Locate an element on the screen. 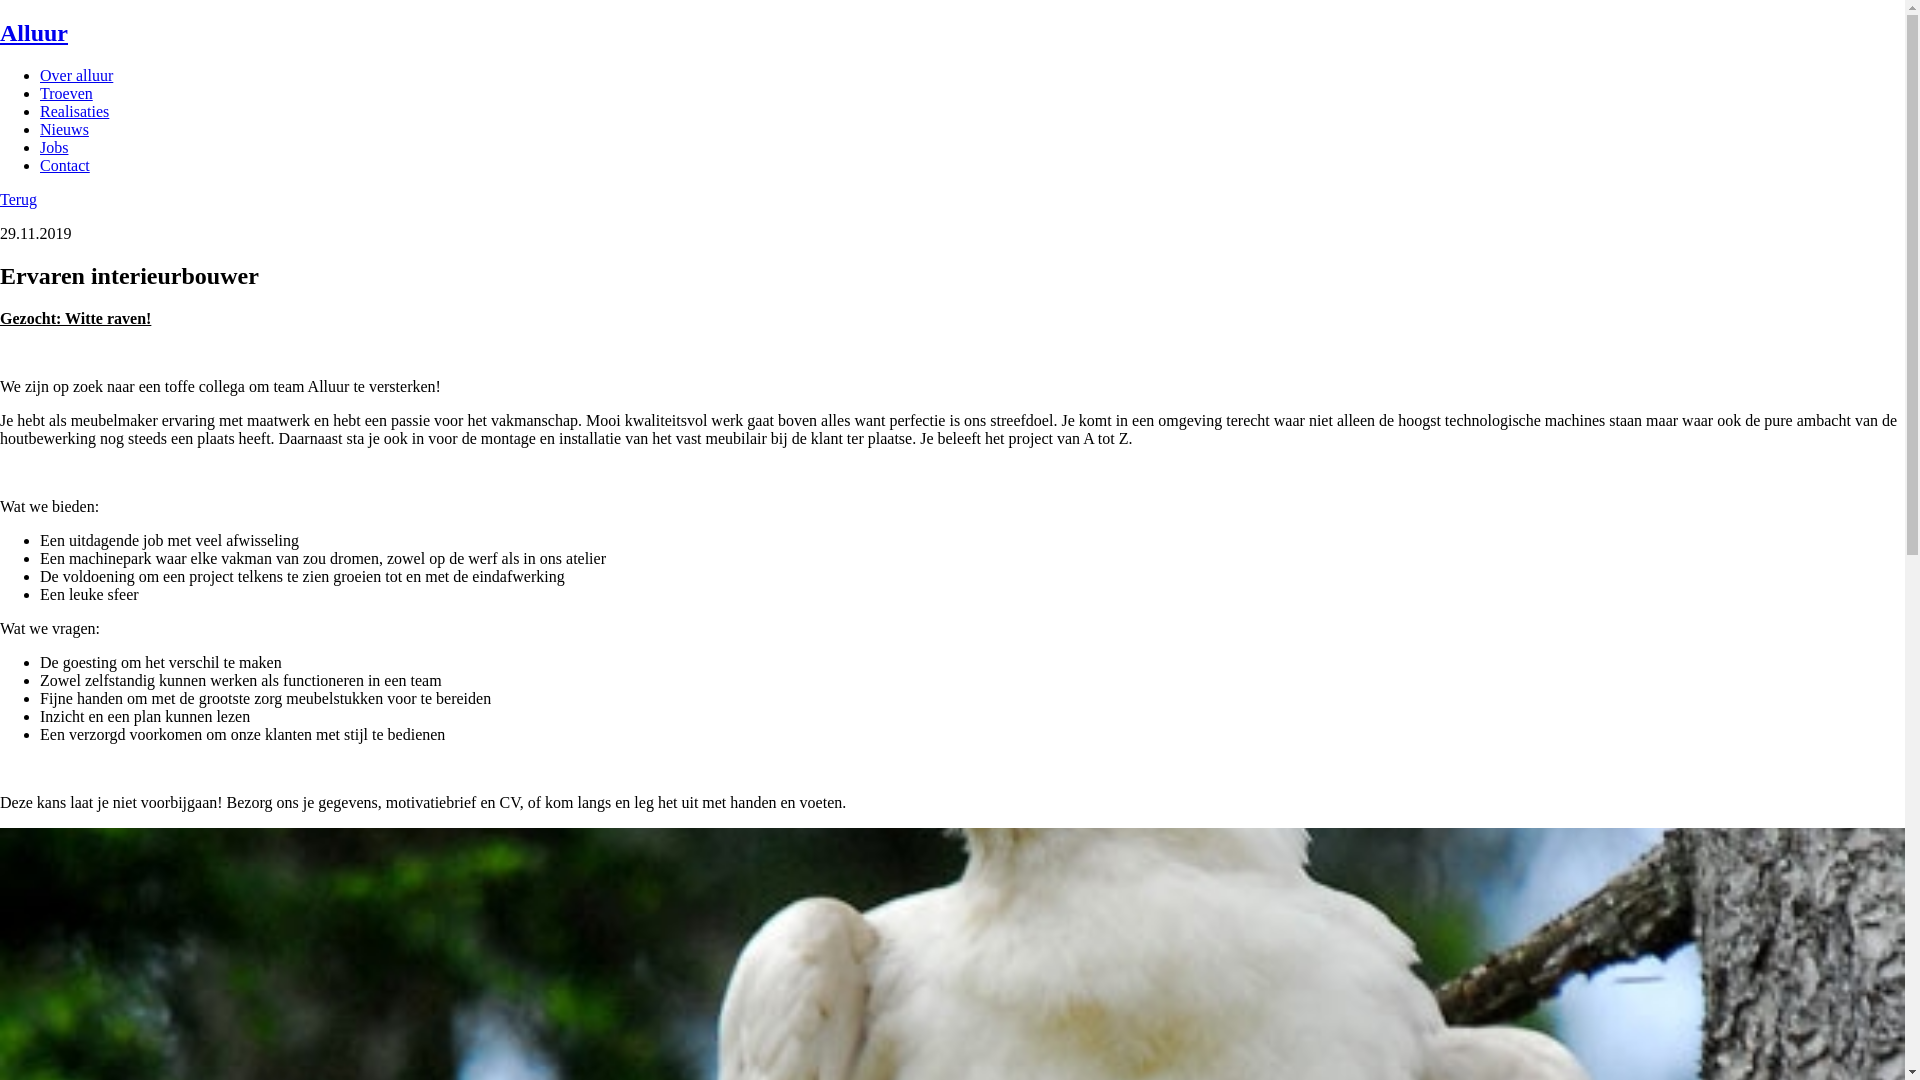 The width and height of the screenshot is (1920, 1080). 'Terug' is located at coordinates (18, 199).